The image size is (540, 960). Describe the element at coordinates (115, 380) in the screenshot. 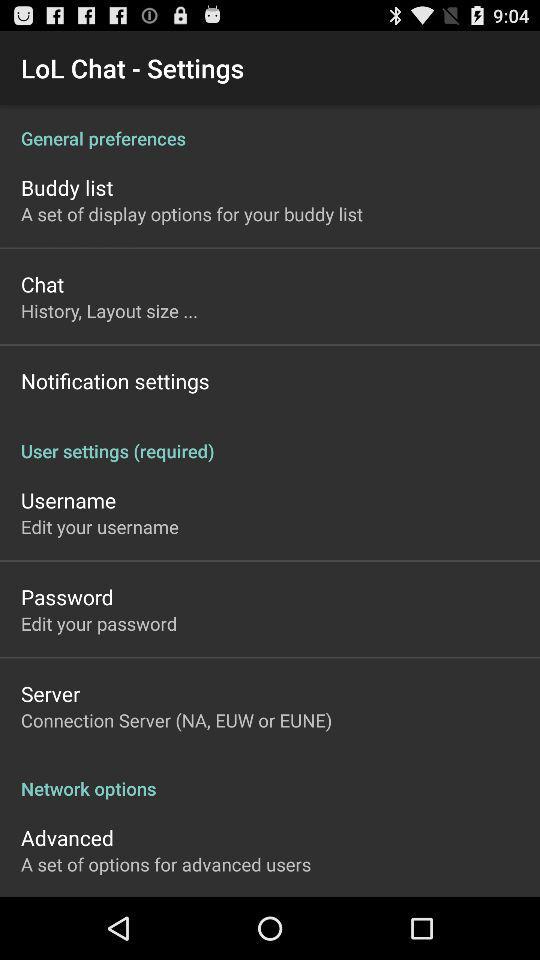

I see `the icon above user settings (required) app` at that location.